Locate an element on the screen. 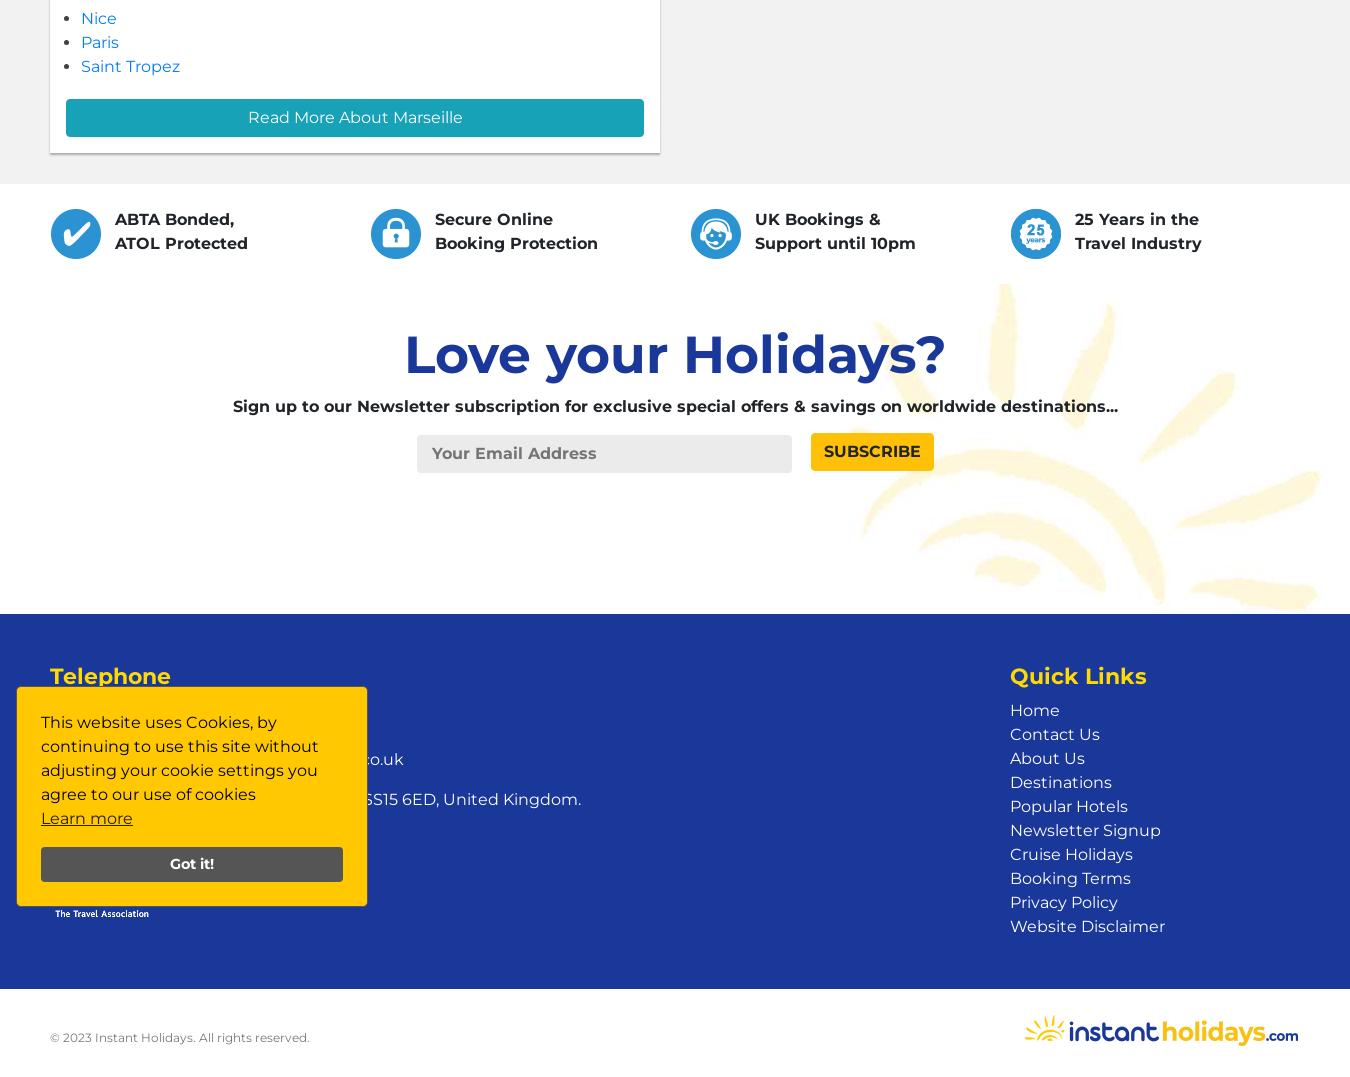 The image size is (1350, 1077). 'Read More About Marseille' is located at coordinates (246, 116).